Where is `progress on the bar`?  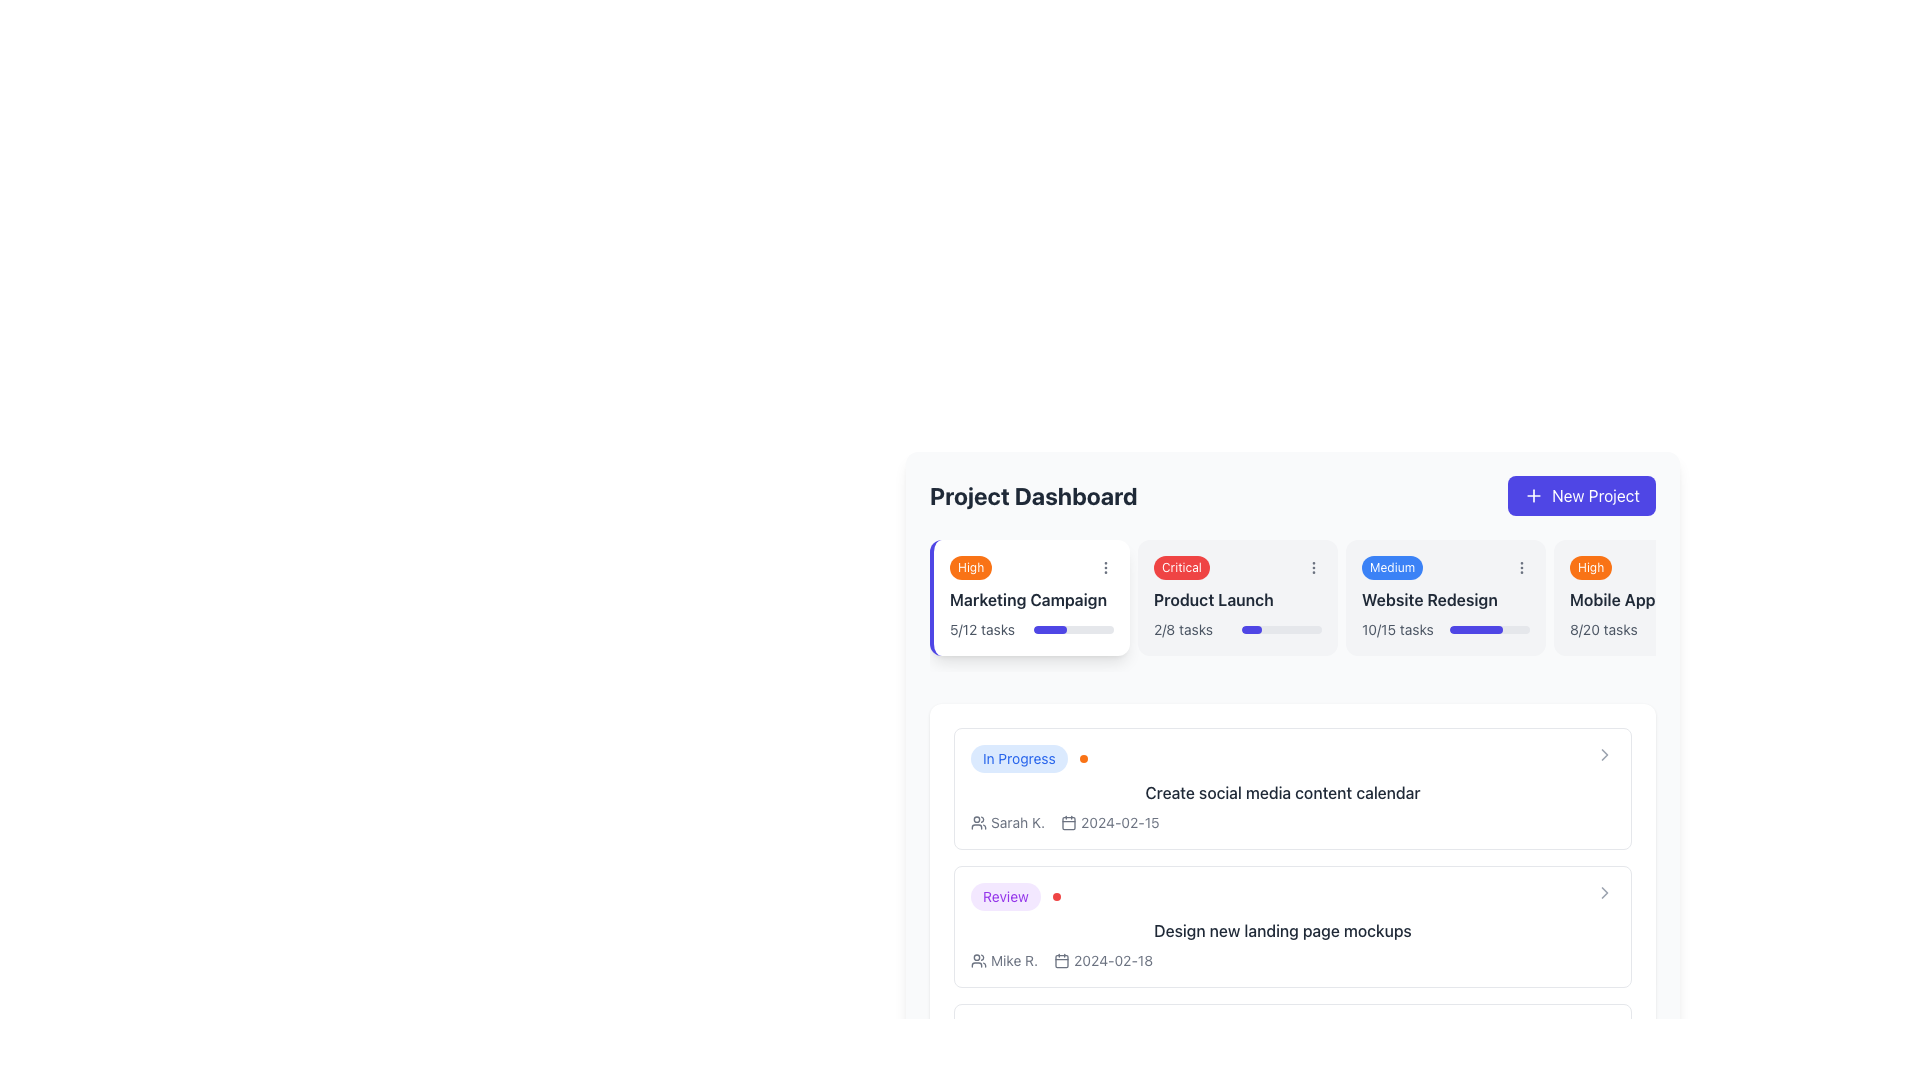
progress on the bar is located at coordinates (1067, 628).